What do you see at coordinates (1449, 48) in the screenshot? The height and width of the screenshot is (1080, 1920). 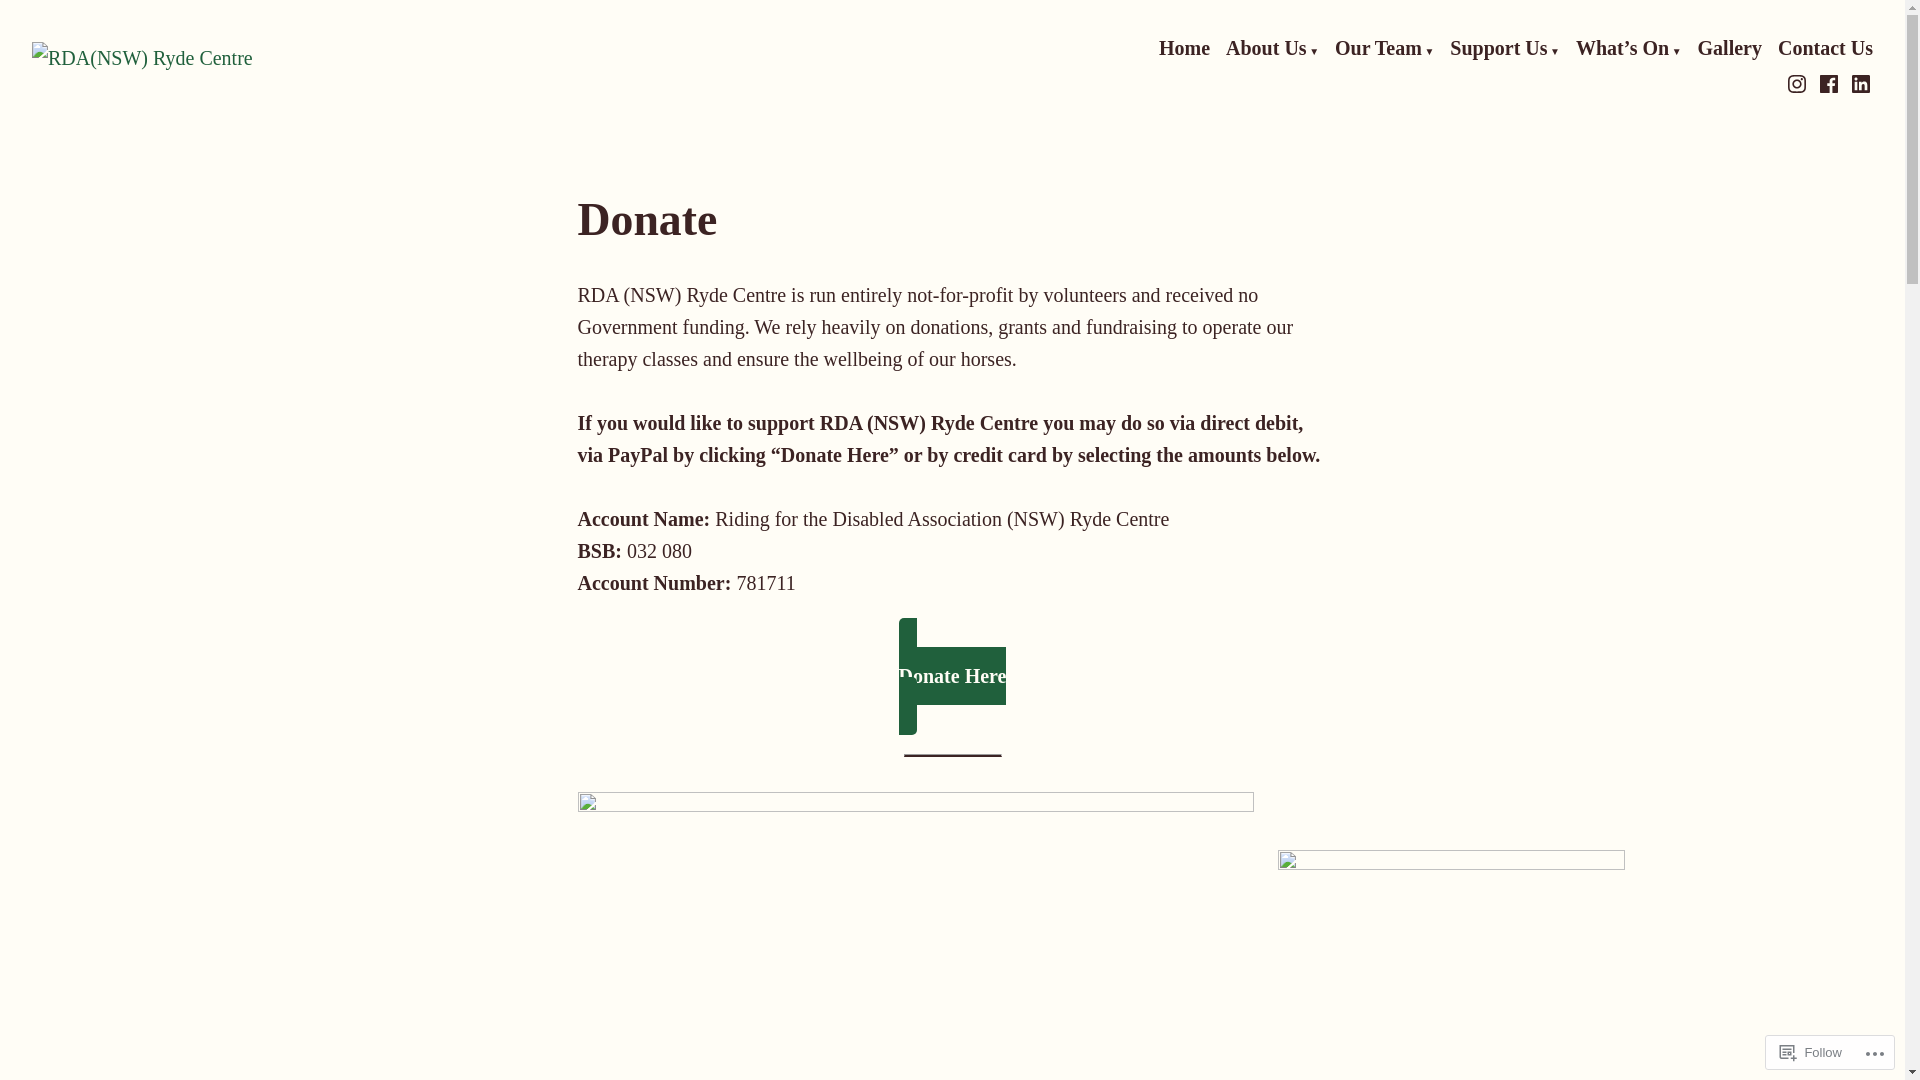 I see `'Support Us'` at bounding box center [1449, 48].